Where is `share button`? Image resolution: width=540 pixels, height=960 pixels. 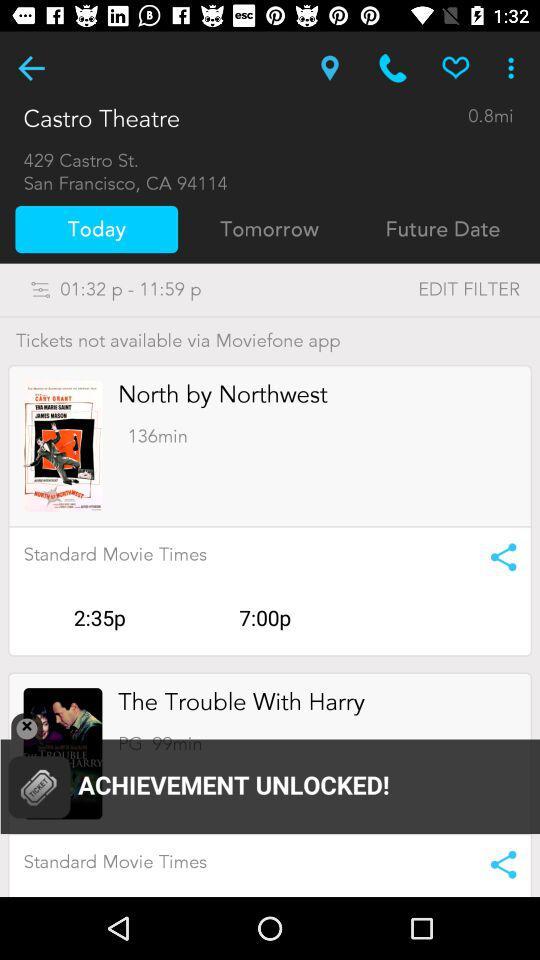
share button is located at coordinates (496, 557).